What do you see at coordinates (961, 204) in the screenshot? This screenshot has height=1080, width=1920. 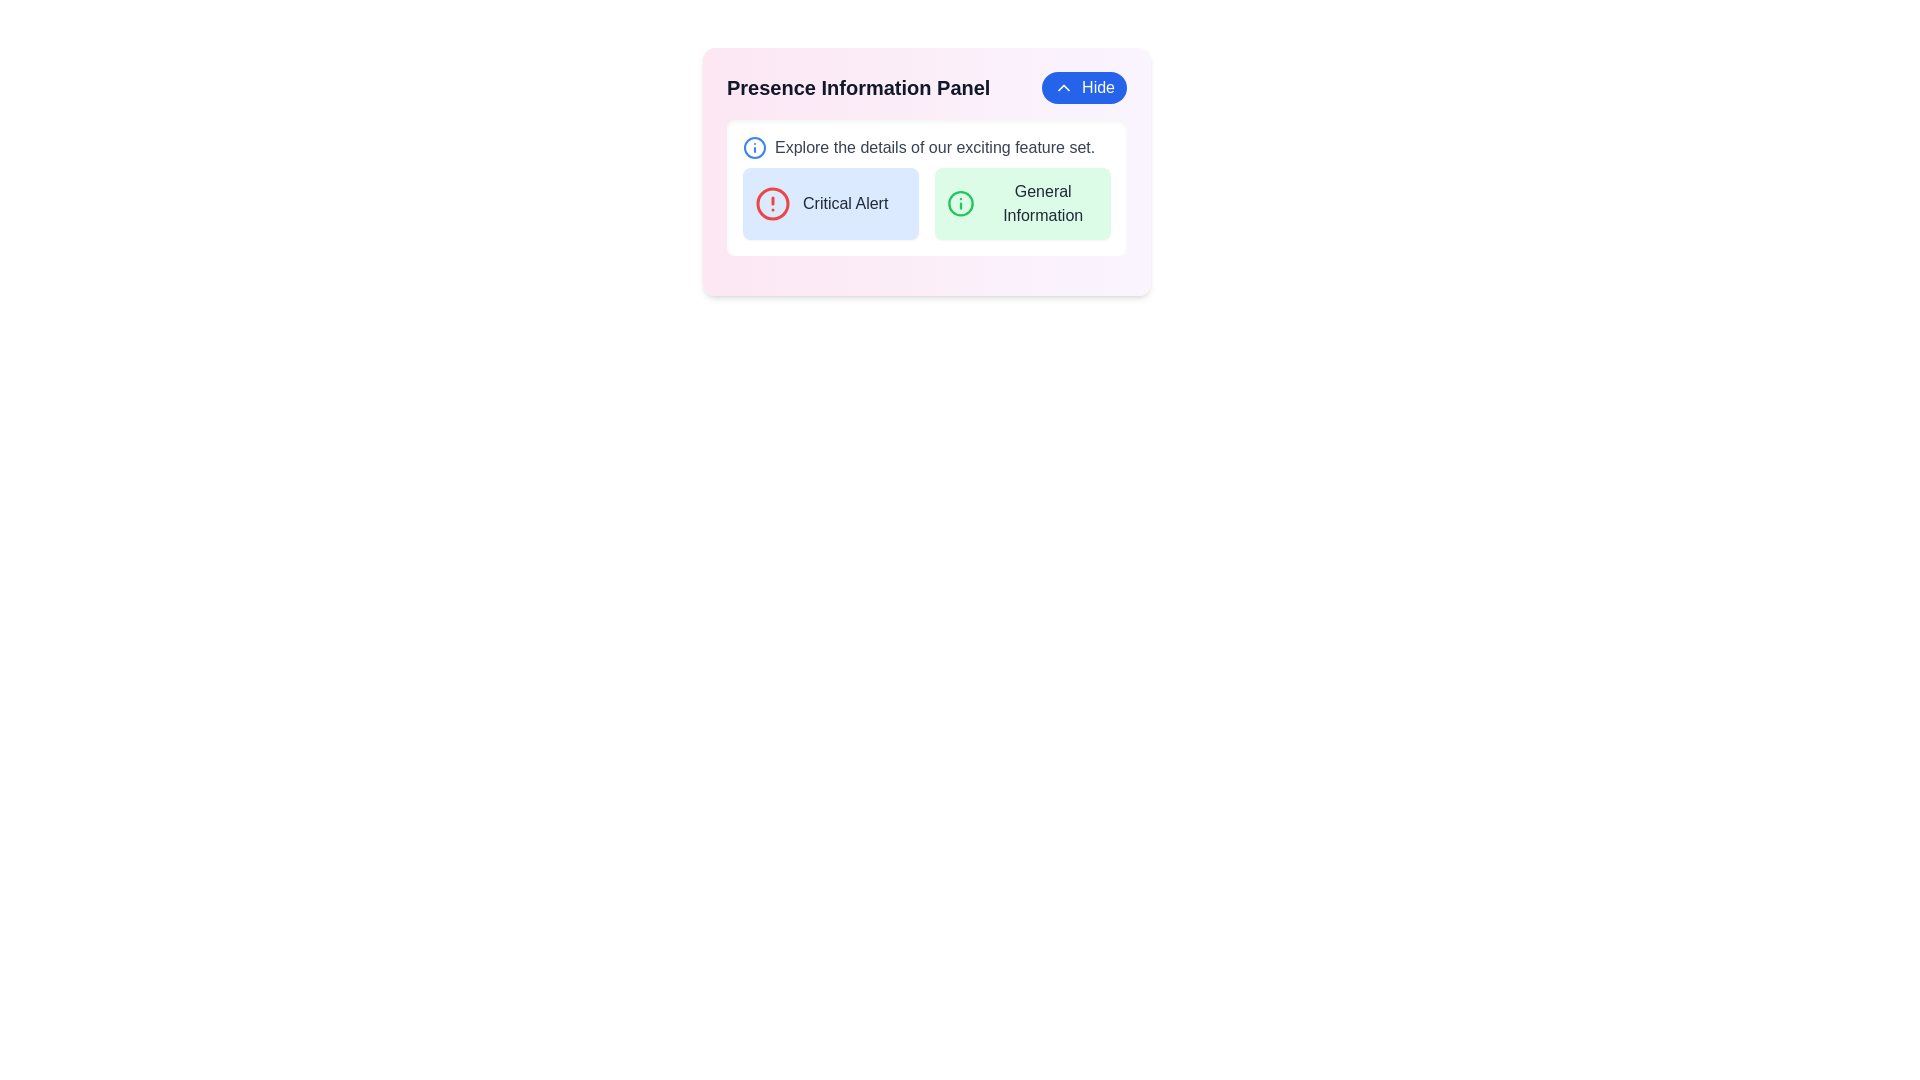 I see `the SVG circle element with a green outline and a white fill, located next to the 'Critical Alert' button in the 'General Information' panel` at bounding box center [961, 204].